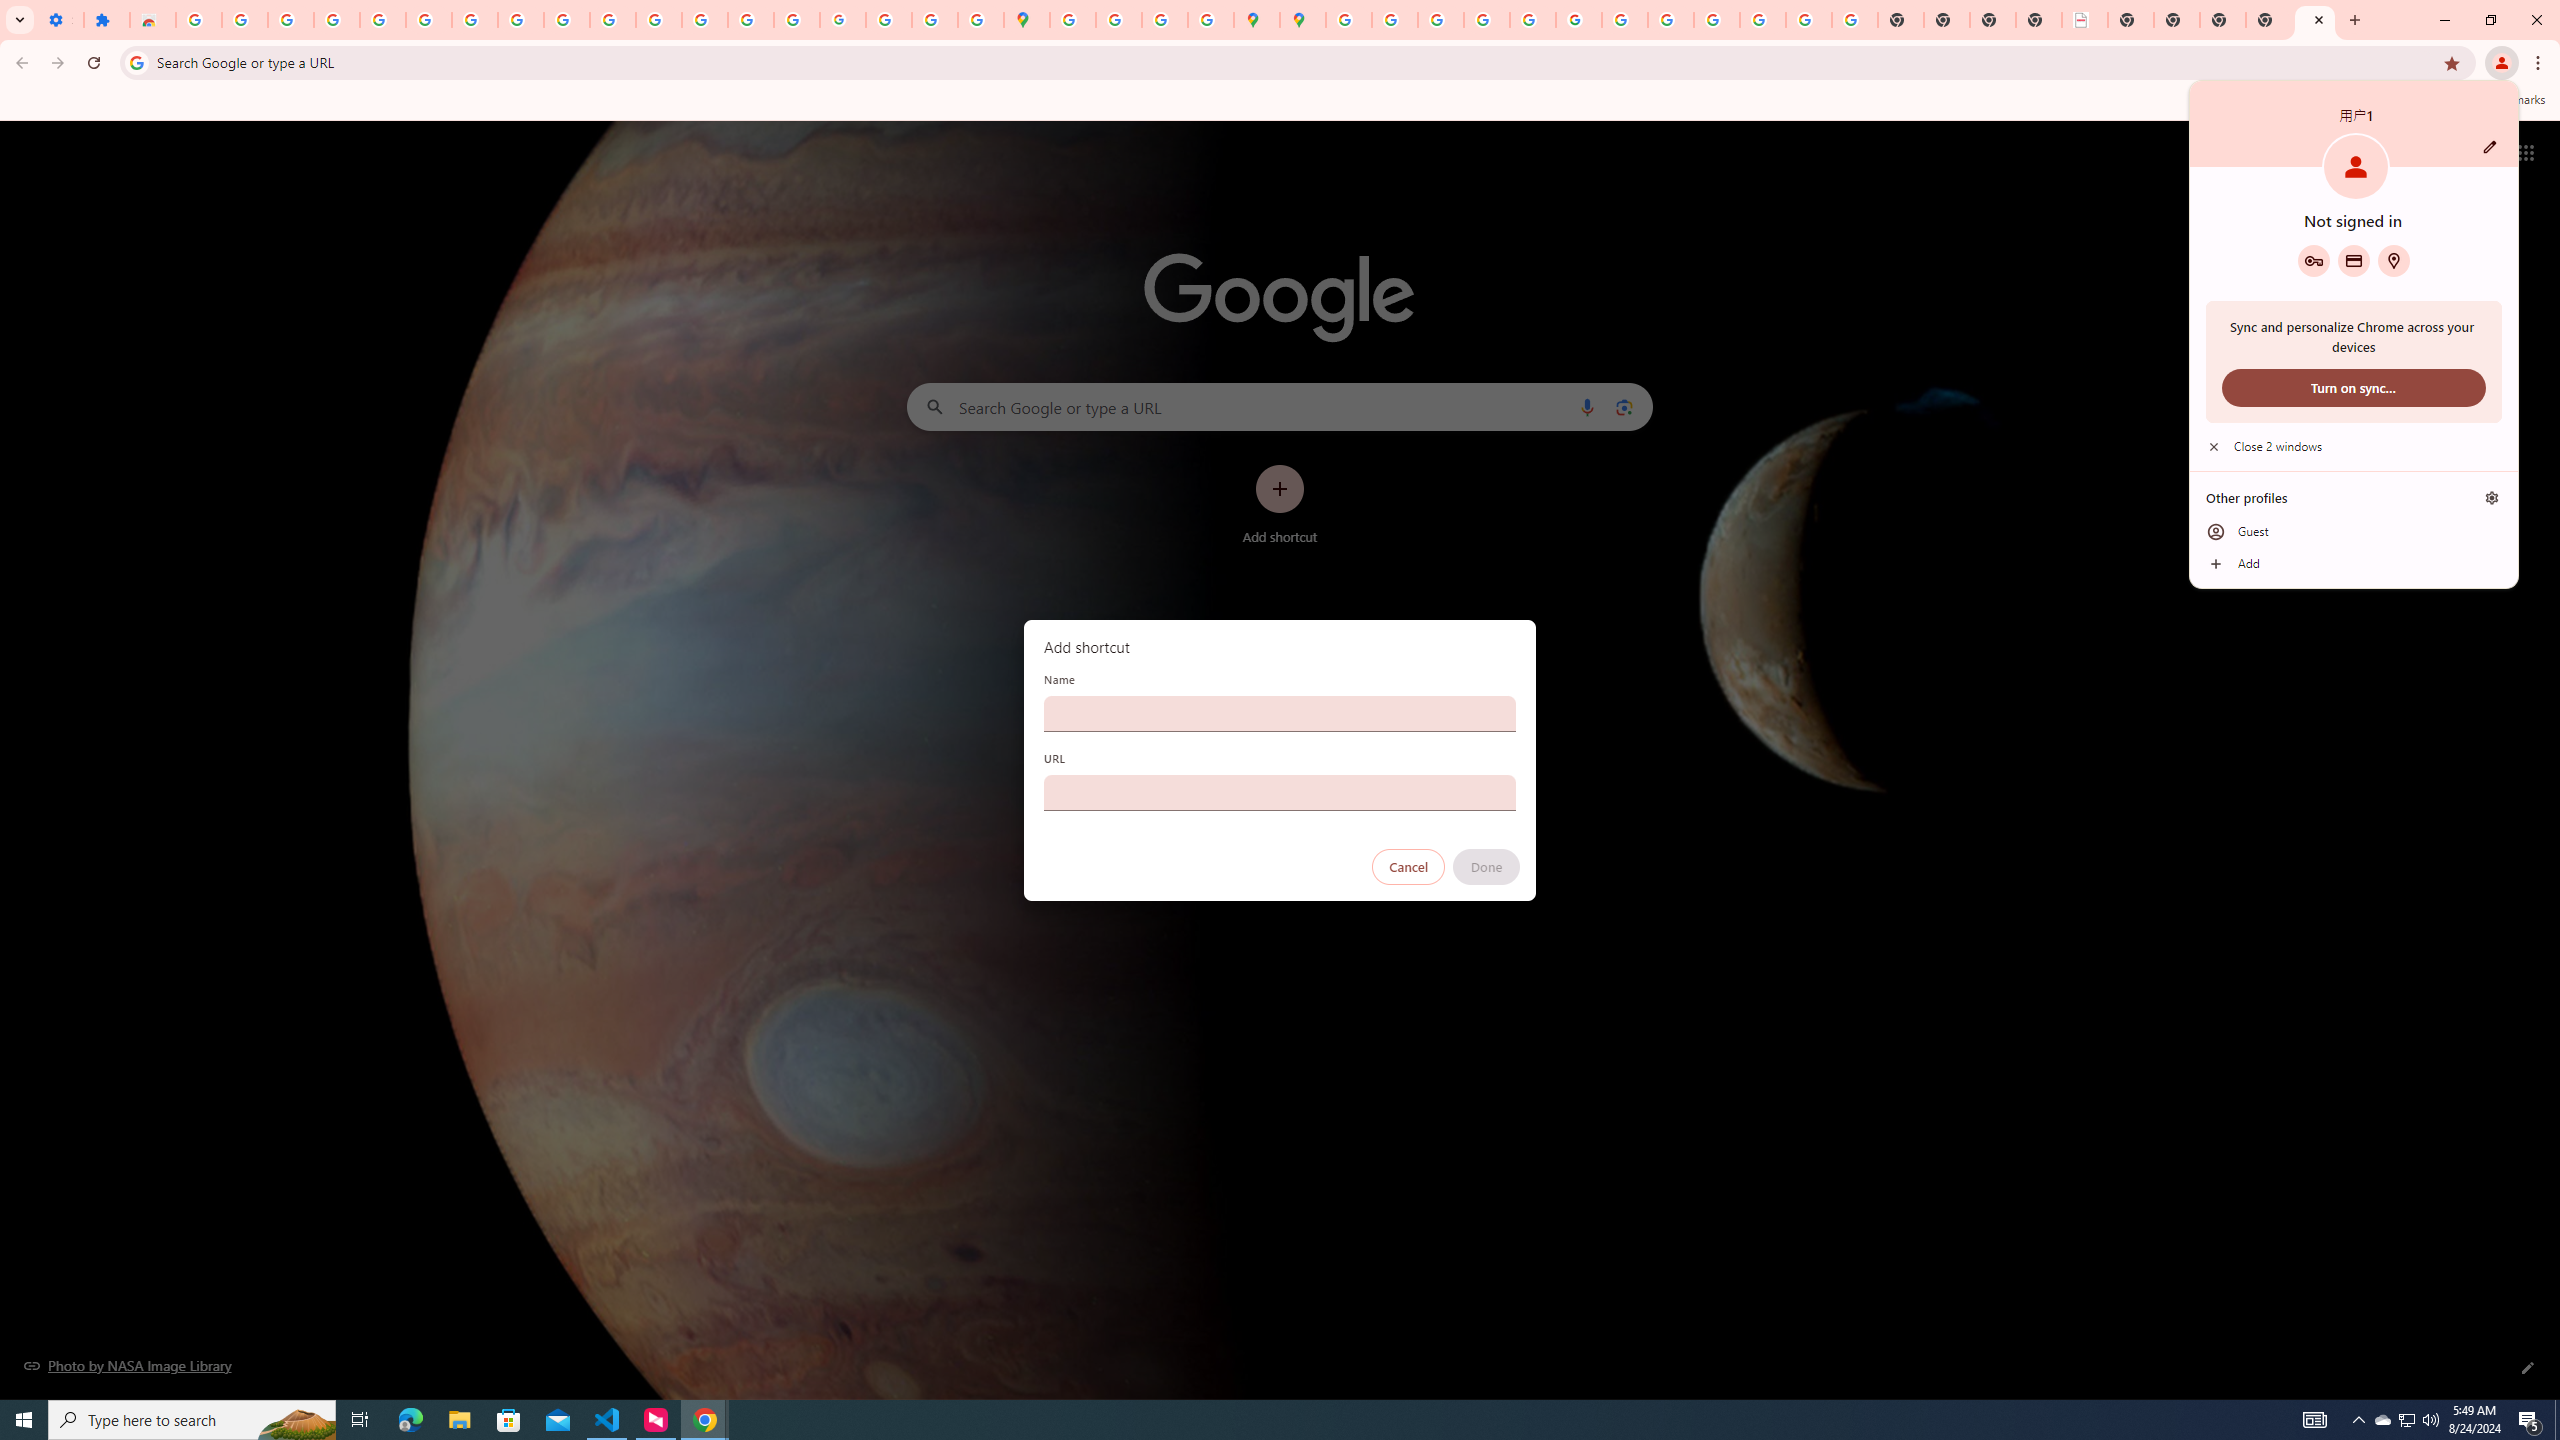 This screenshot has width=2560, height=1440. Describe the element at coordinates (2352, 447) in the screenshot. I see `'Close 2 windows'` at that location.